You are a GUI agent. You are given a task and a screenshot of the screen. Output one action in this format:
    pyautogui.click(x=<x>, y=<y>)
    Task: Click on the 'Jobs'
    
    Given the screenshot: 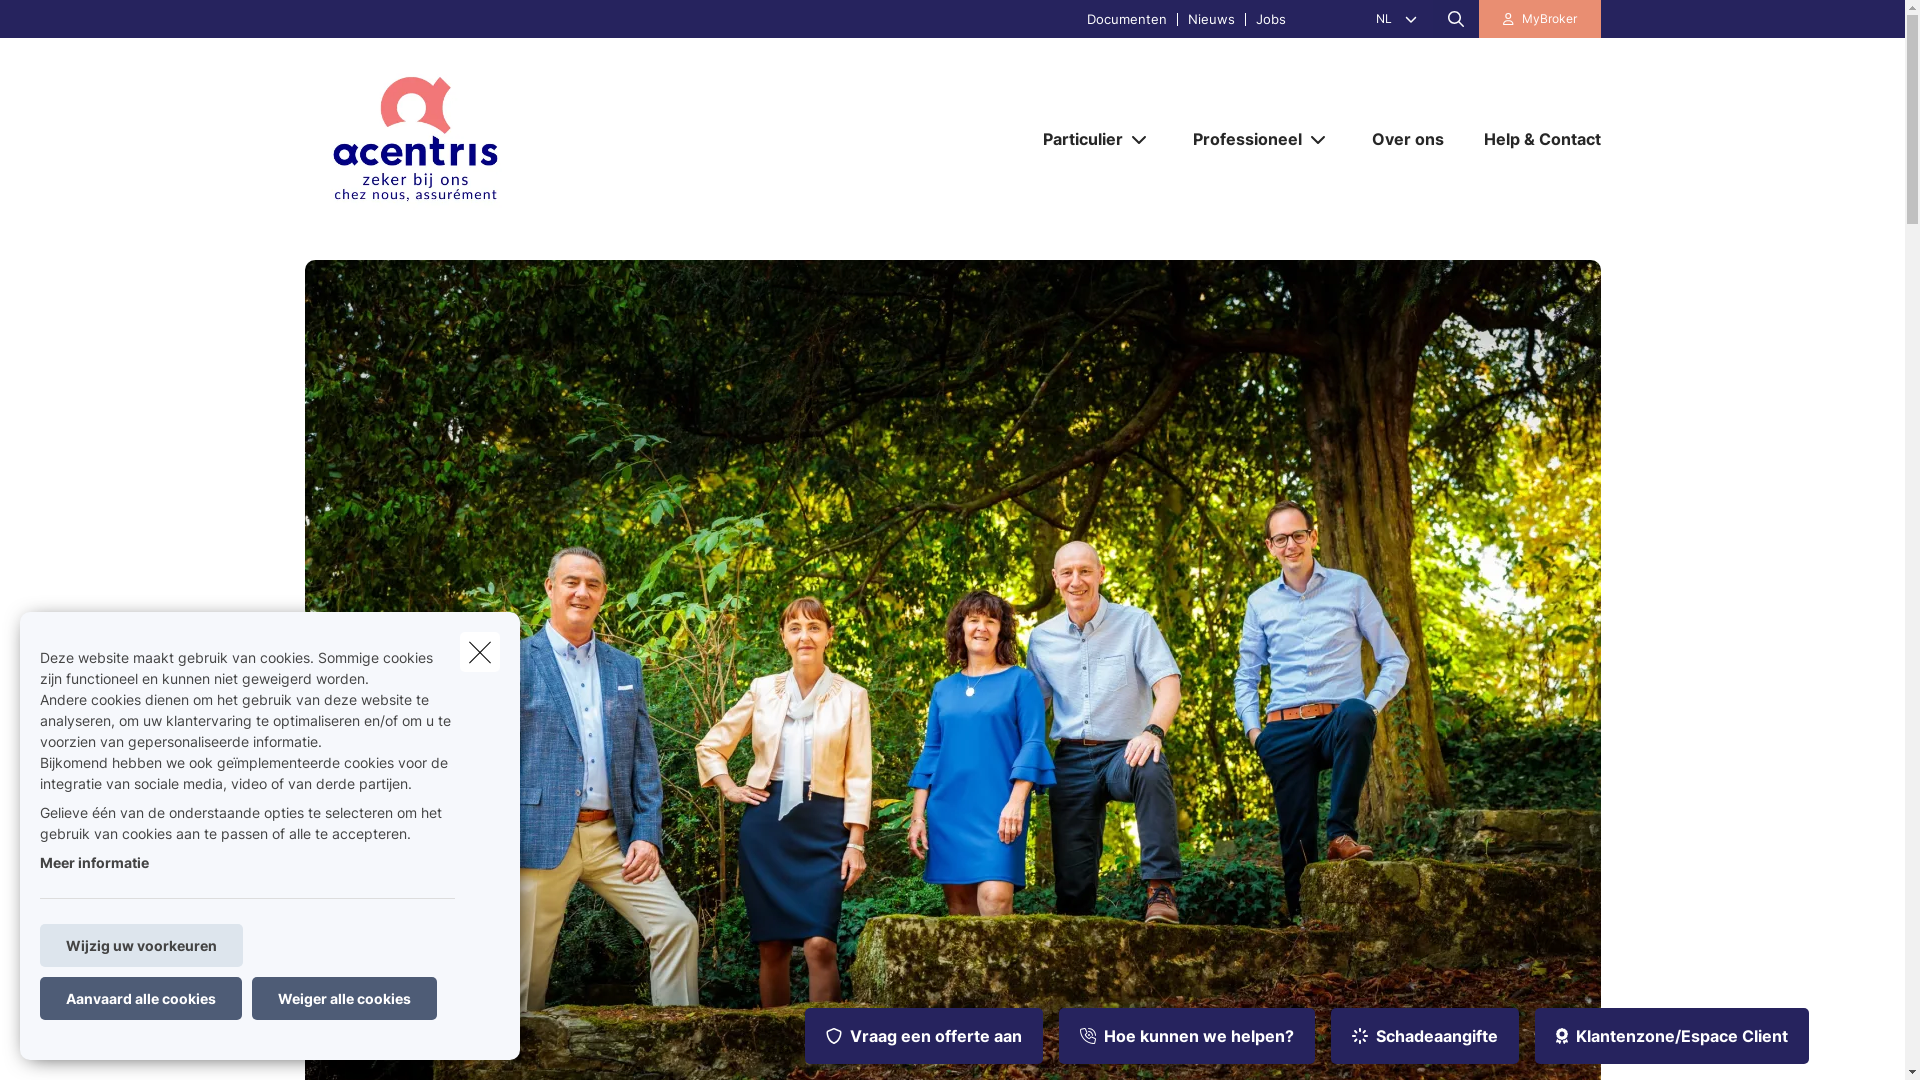 What is the action you would take?
    pyautogui.click(x=1269, y=18)
    